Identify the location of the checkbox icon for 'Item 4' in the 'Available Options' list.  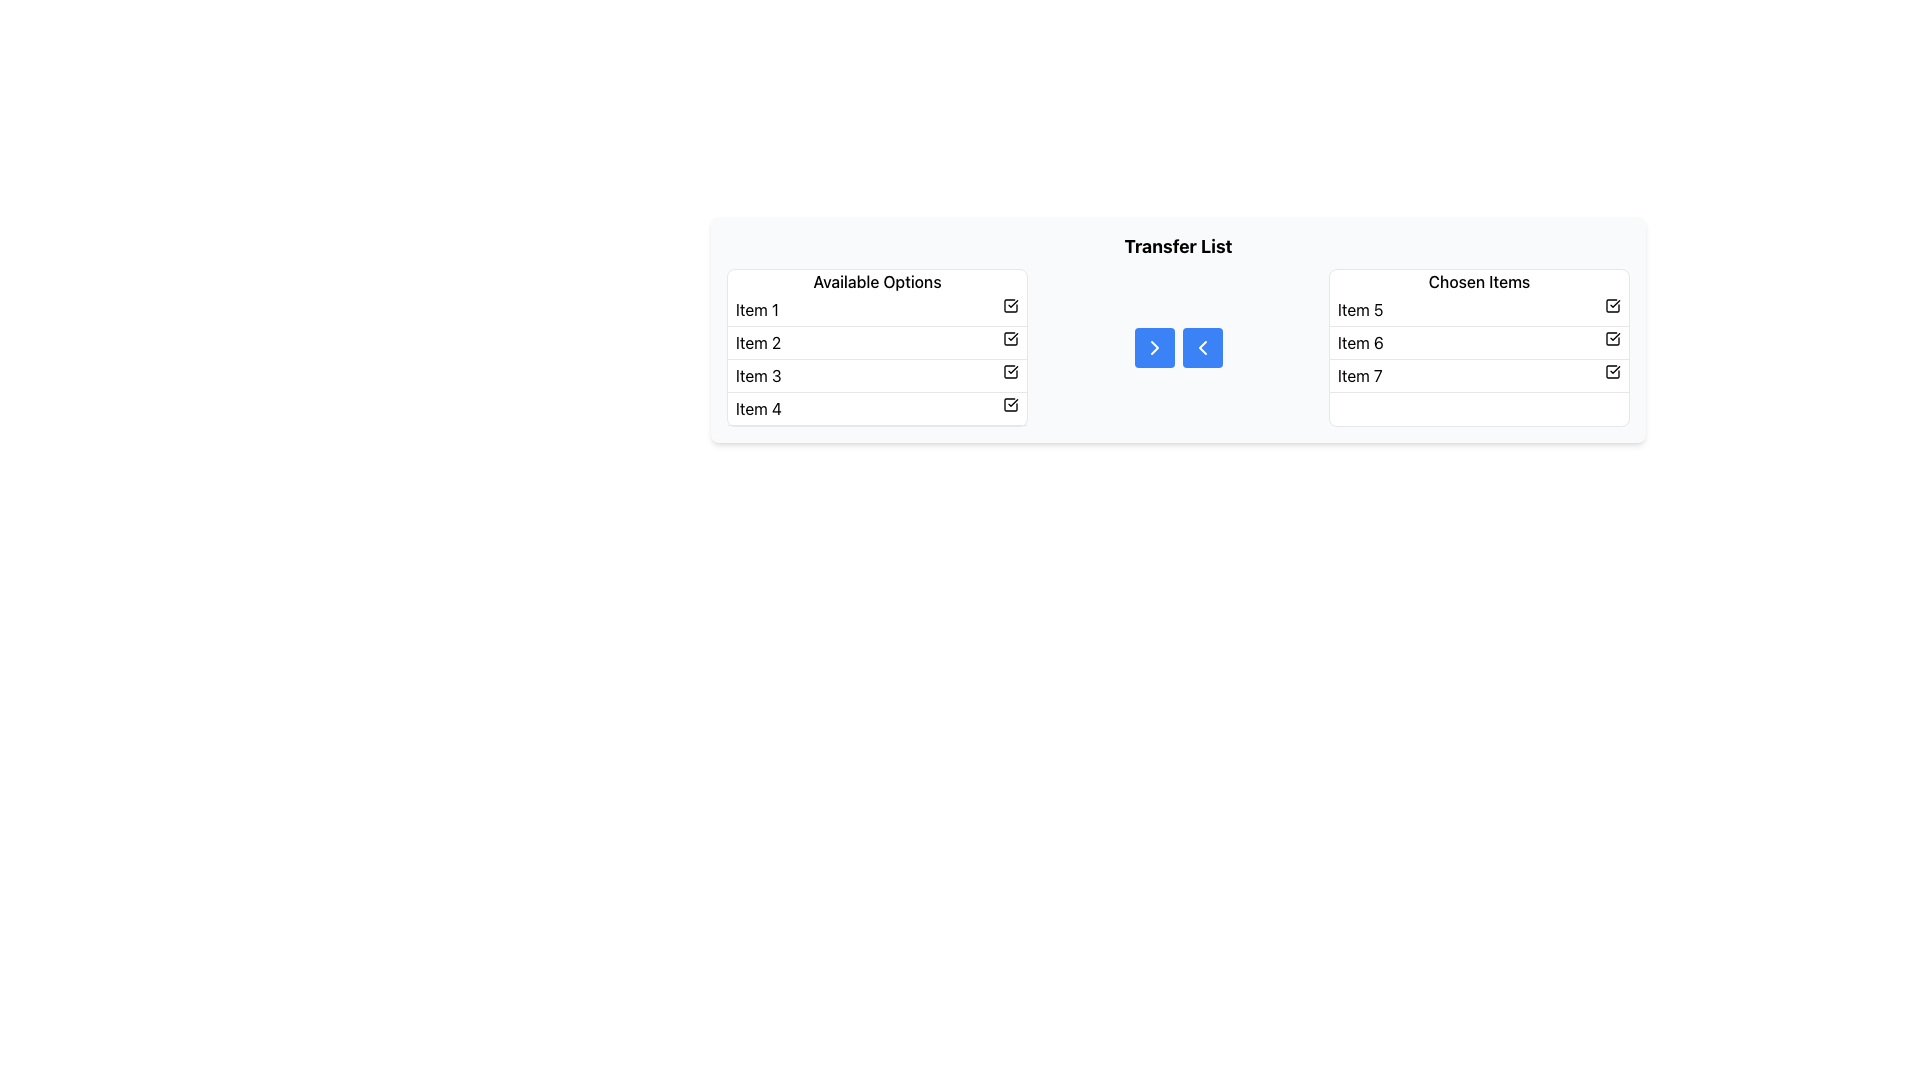
(1011, 405).